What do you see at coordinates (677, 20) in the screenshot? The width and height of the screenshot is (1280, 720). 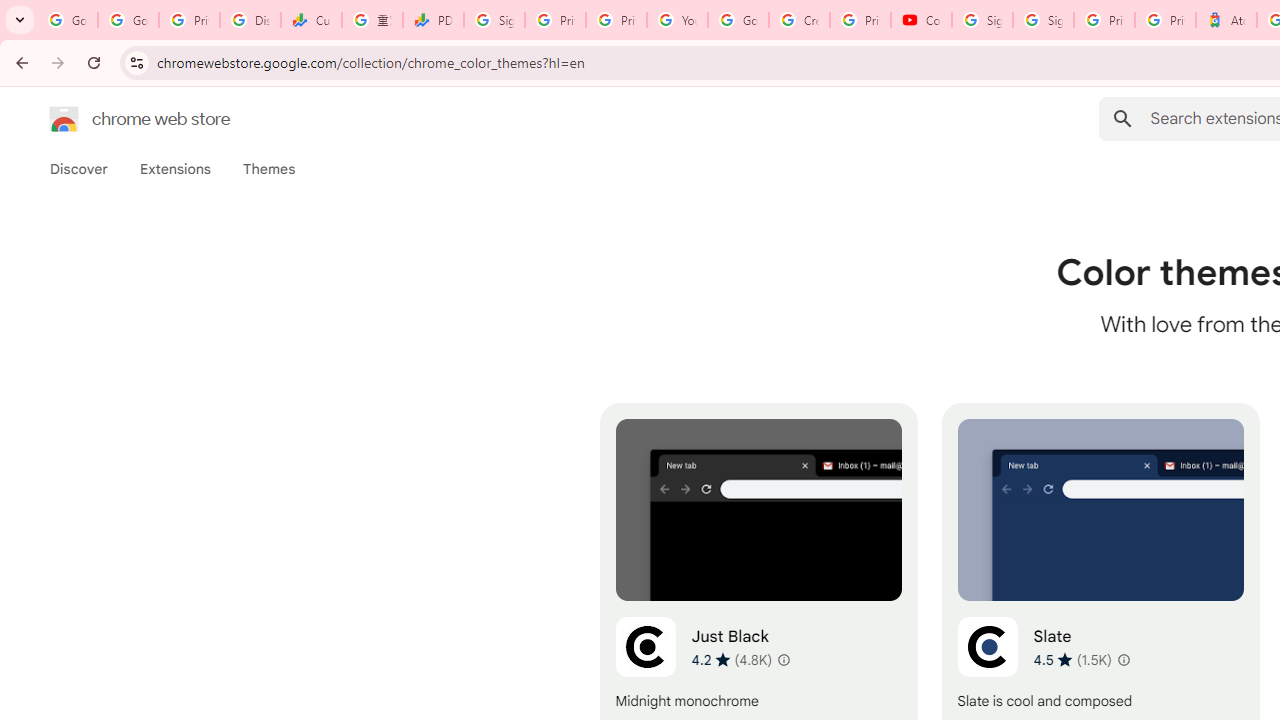 I see `'YouTube'` at bounding box center [677, 20].